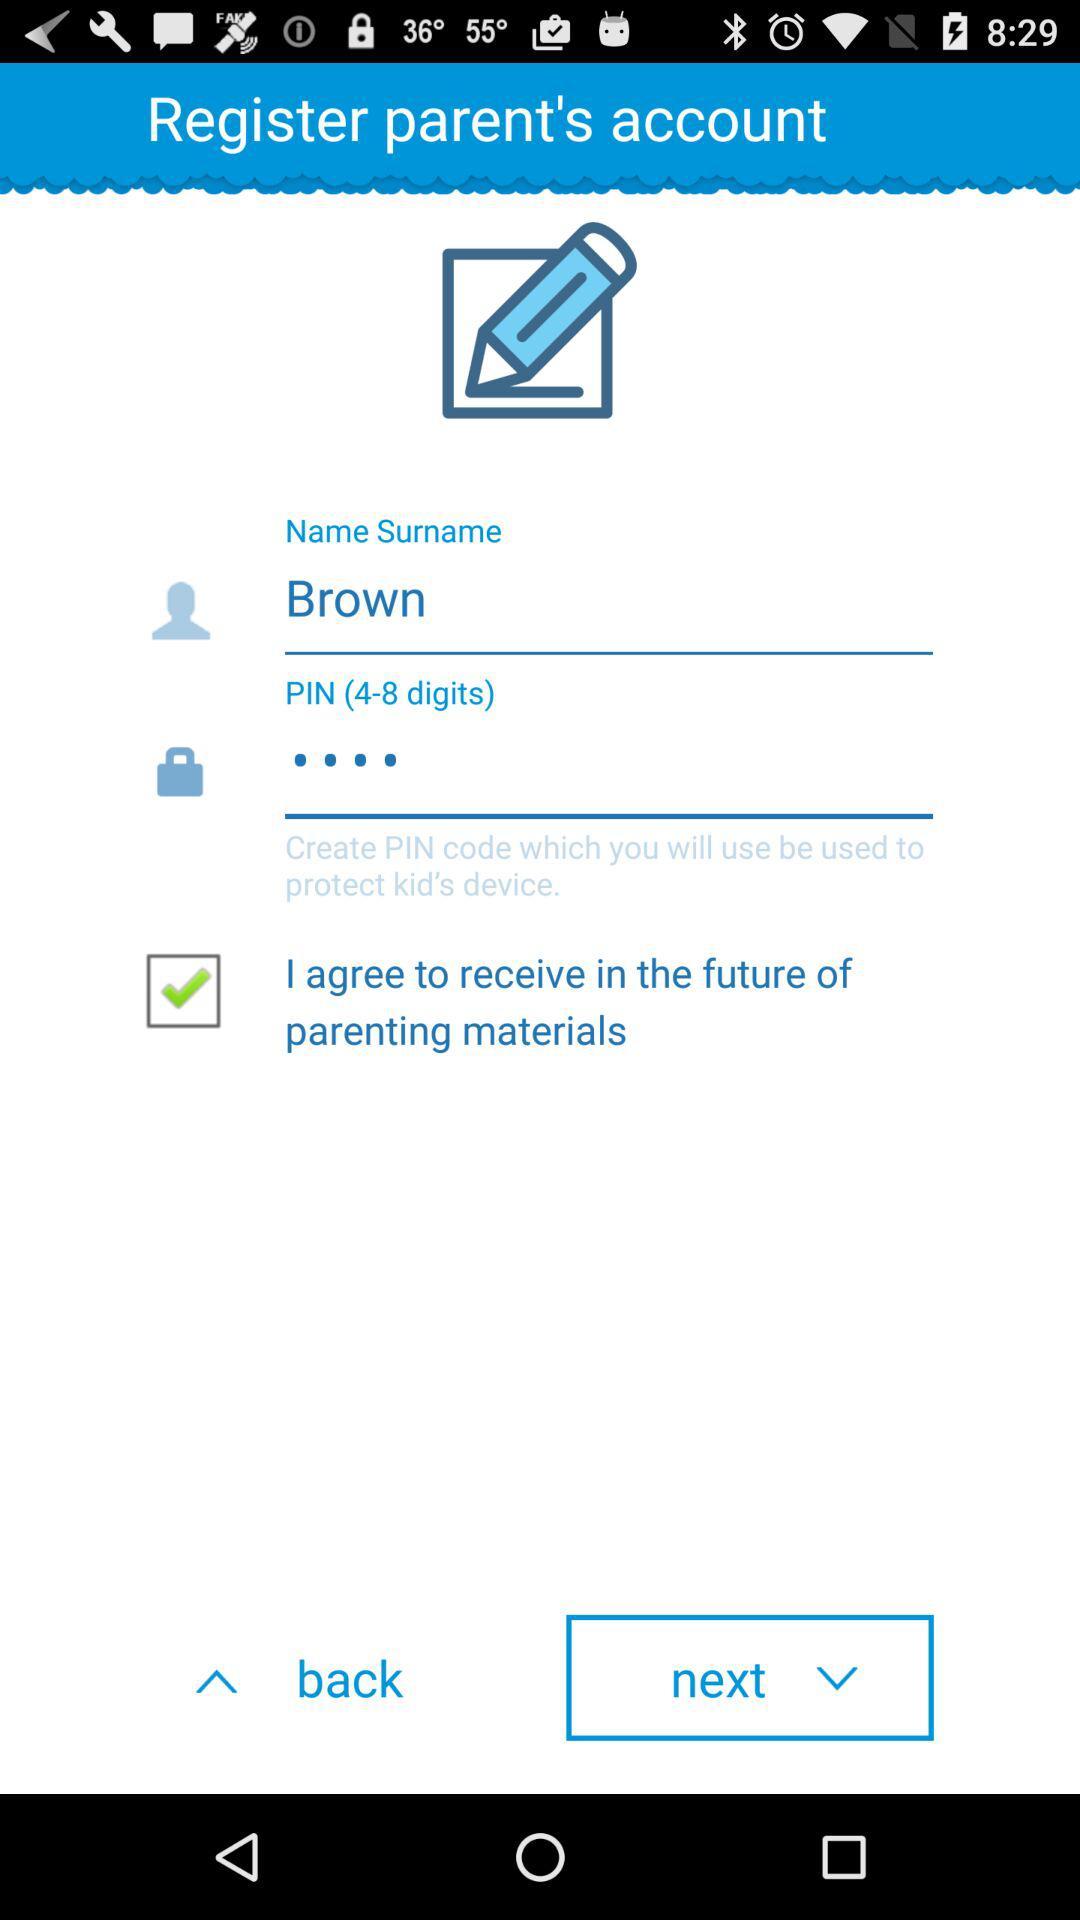  I want to click on the next, so click(749, 1677).